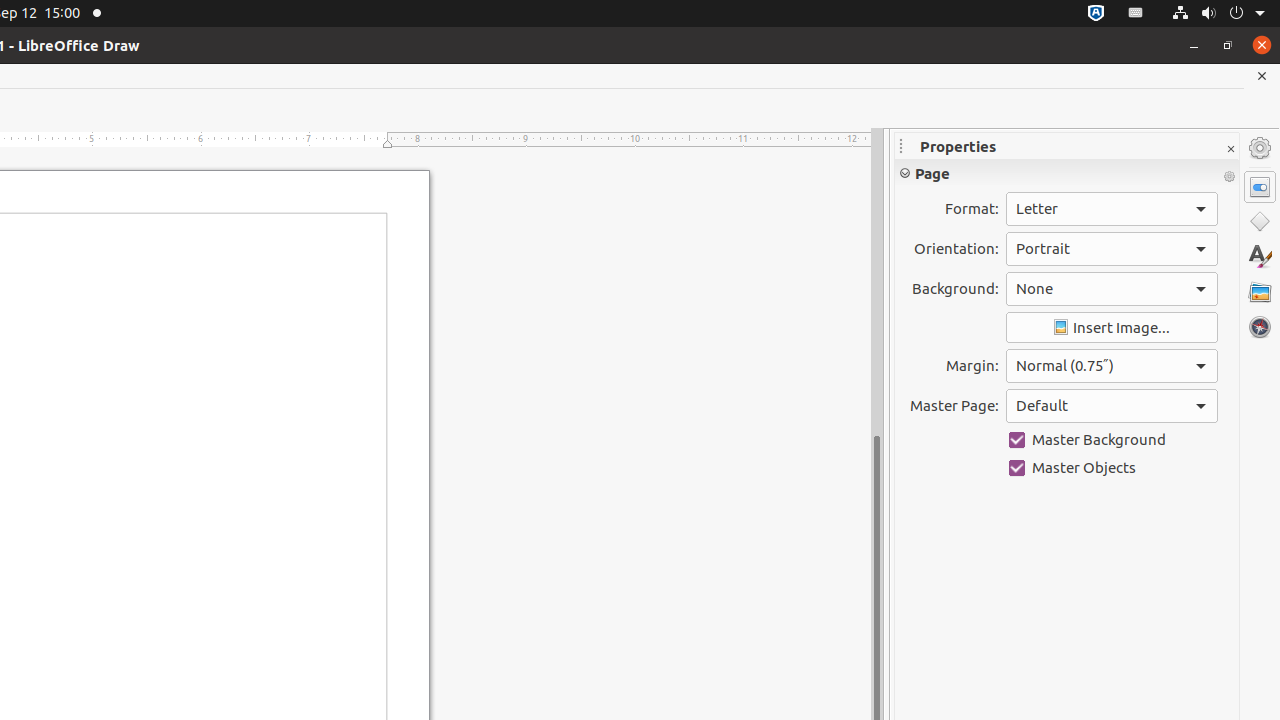  What do you see at coordinates (1094, 13) in the screenshot?
I see `':1.72/StatusNotifierItem'` at bounding box center [1094, 13].